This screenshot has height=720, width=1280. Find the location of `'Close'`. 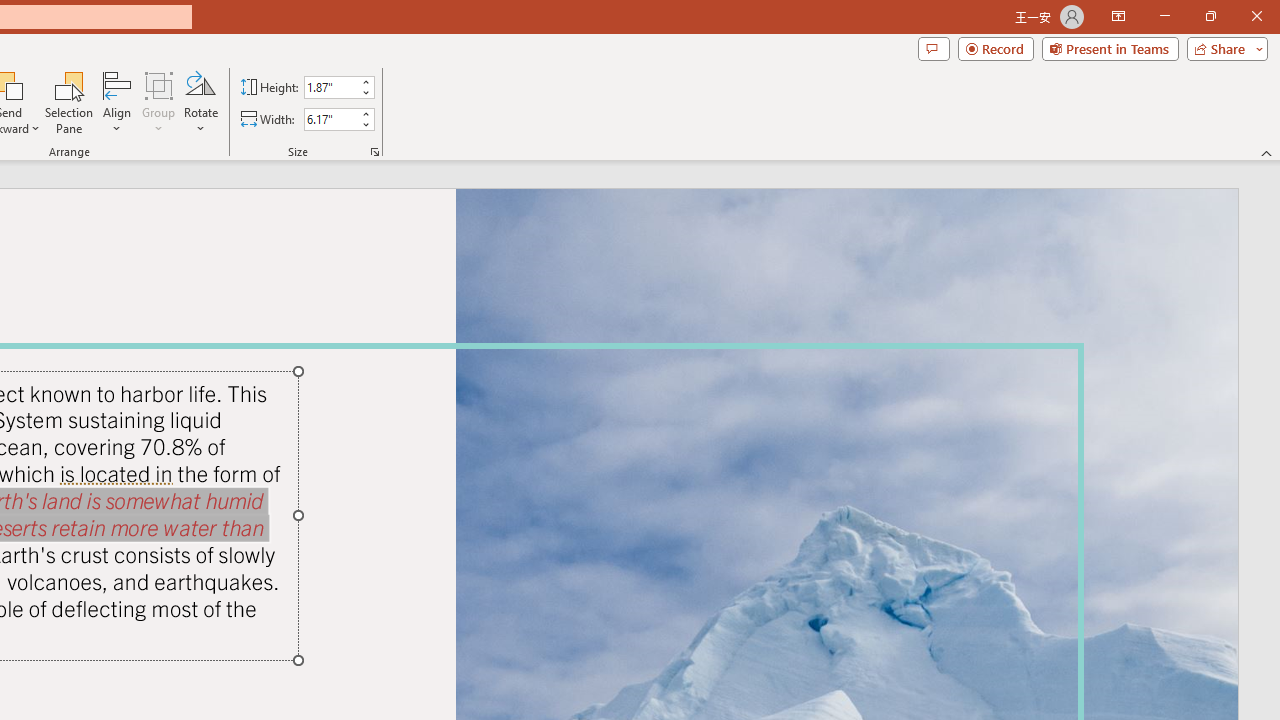

'Close' is located at coordinates (1255, 16).